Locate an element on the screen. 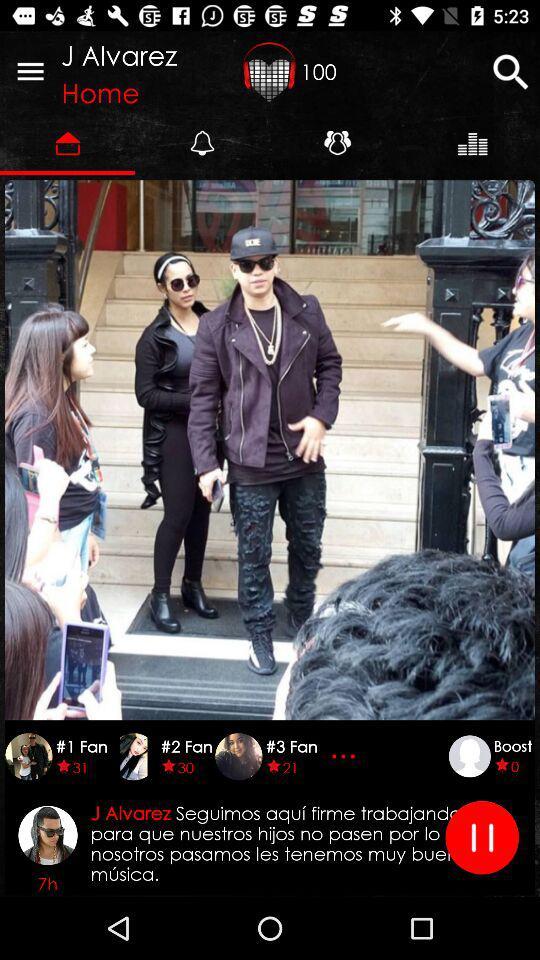 This screenshot has width=540, height=960. see more options is located at coordinates (345, 755).